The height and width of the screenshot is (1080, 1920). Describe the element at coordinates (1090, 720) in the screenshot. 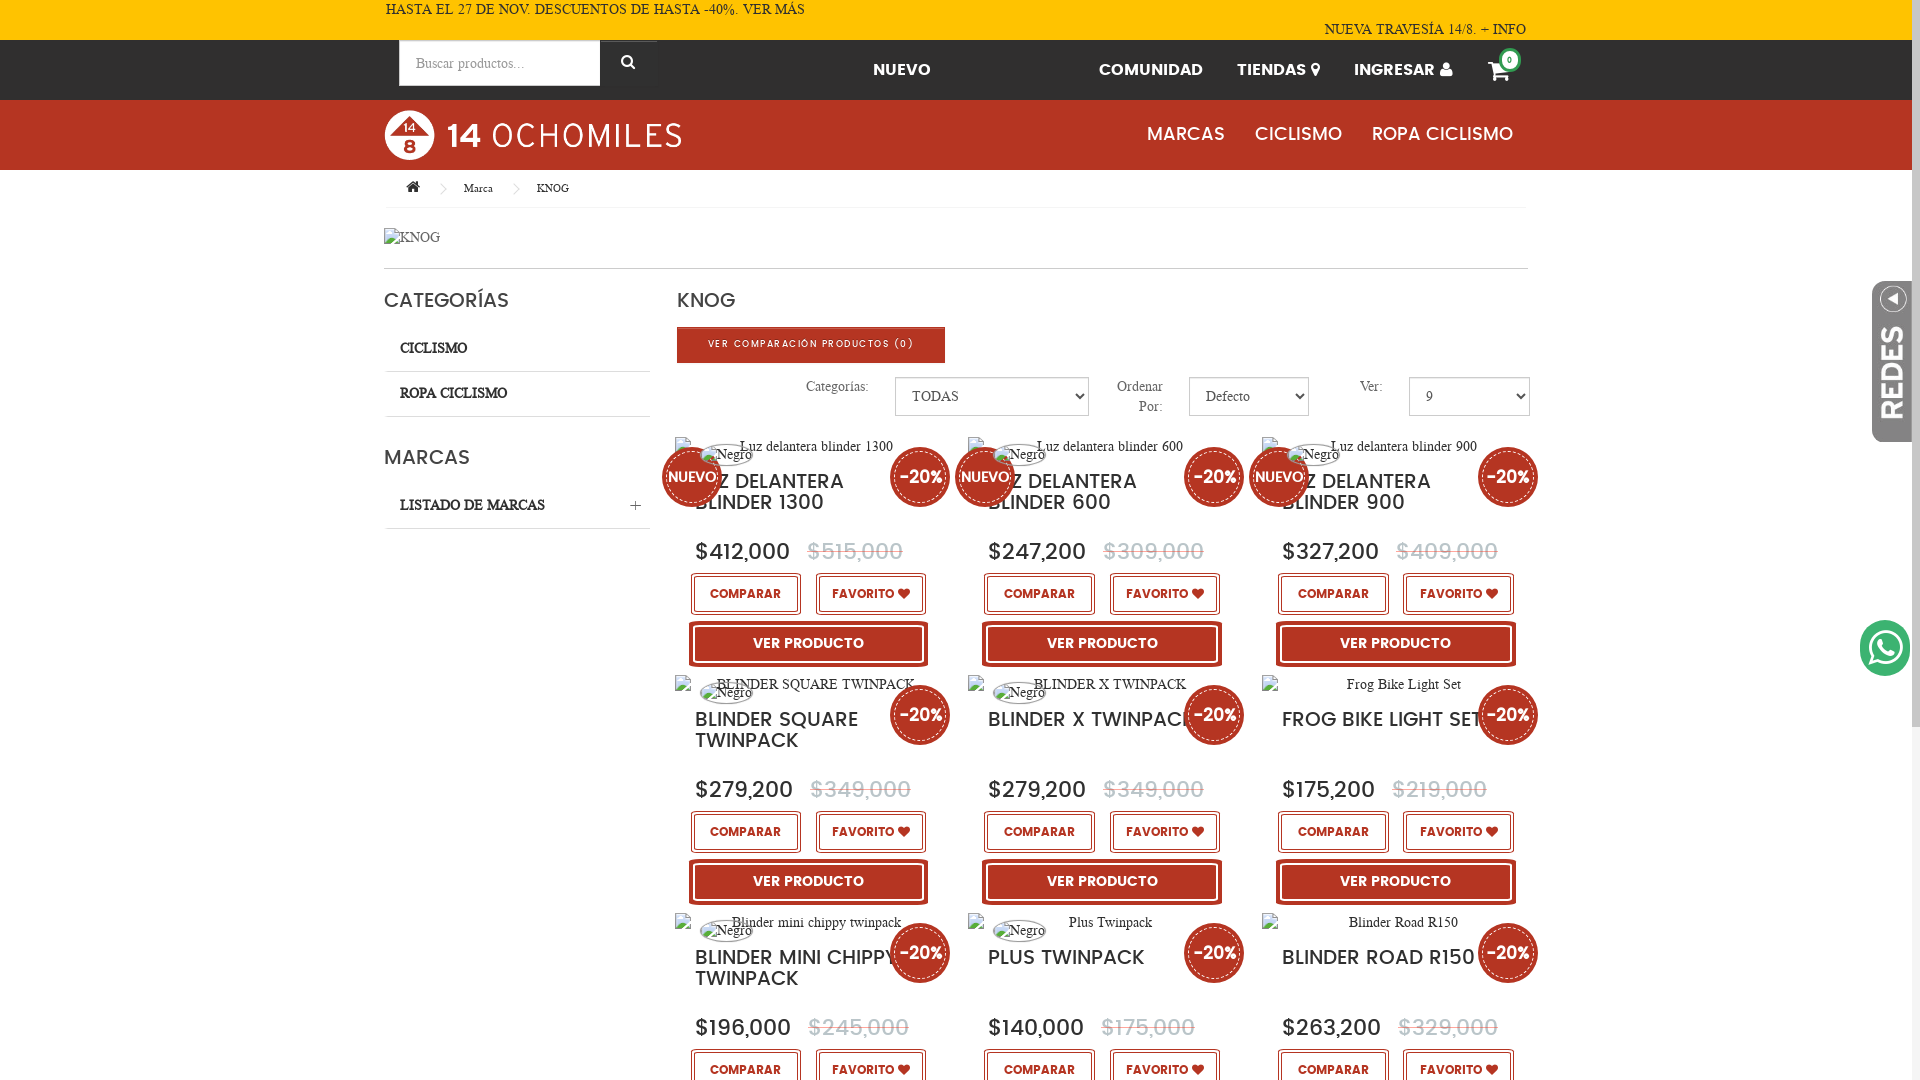

I see `'BLINDER X TWINPACK'` at that location.